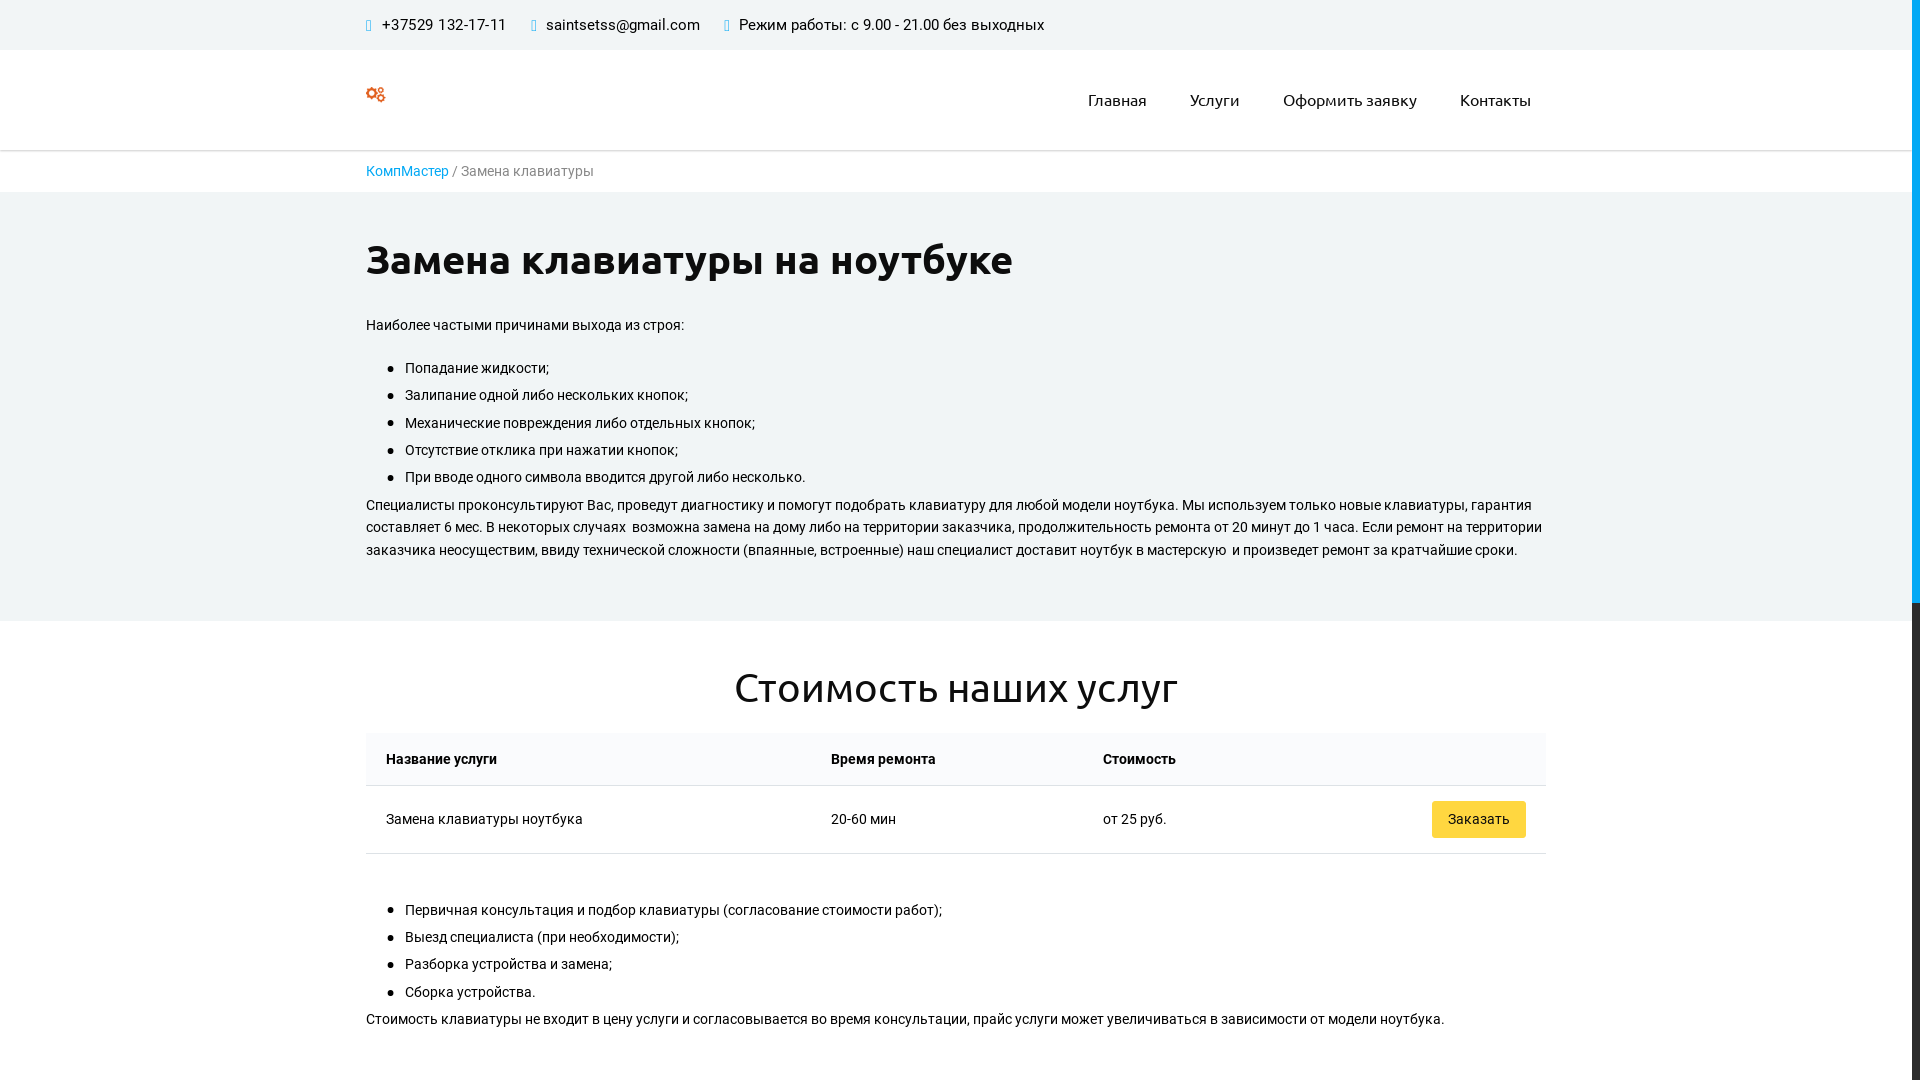 The height and width of the screenshot is (1080, 1920). Describe the element at coordinates (546, 24) in the screenshot. I see `'saintsetss@gmail.com'` at that location.